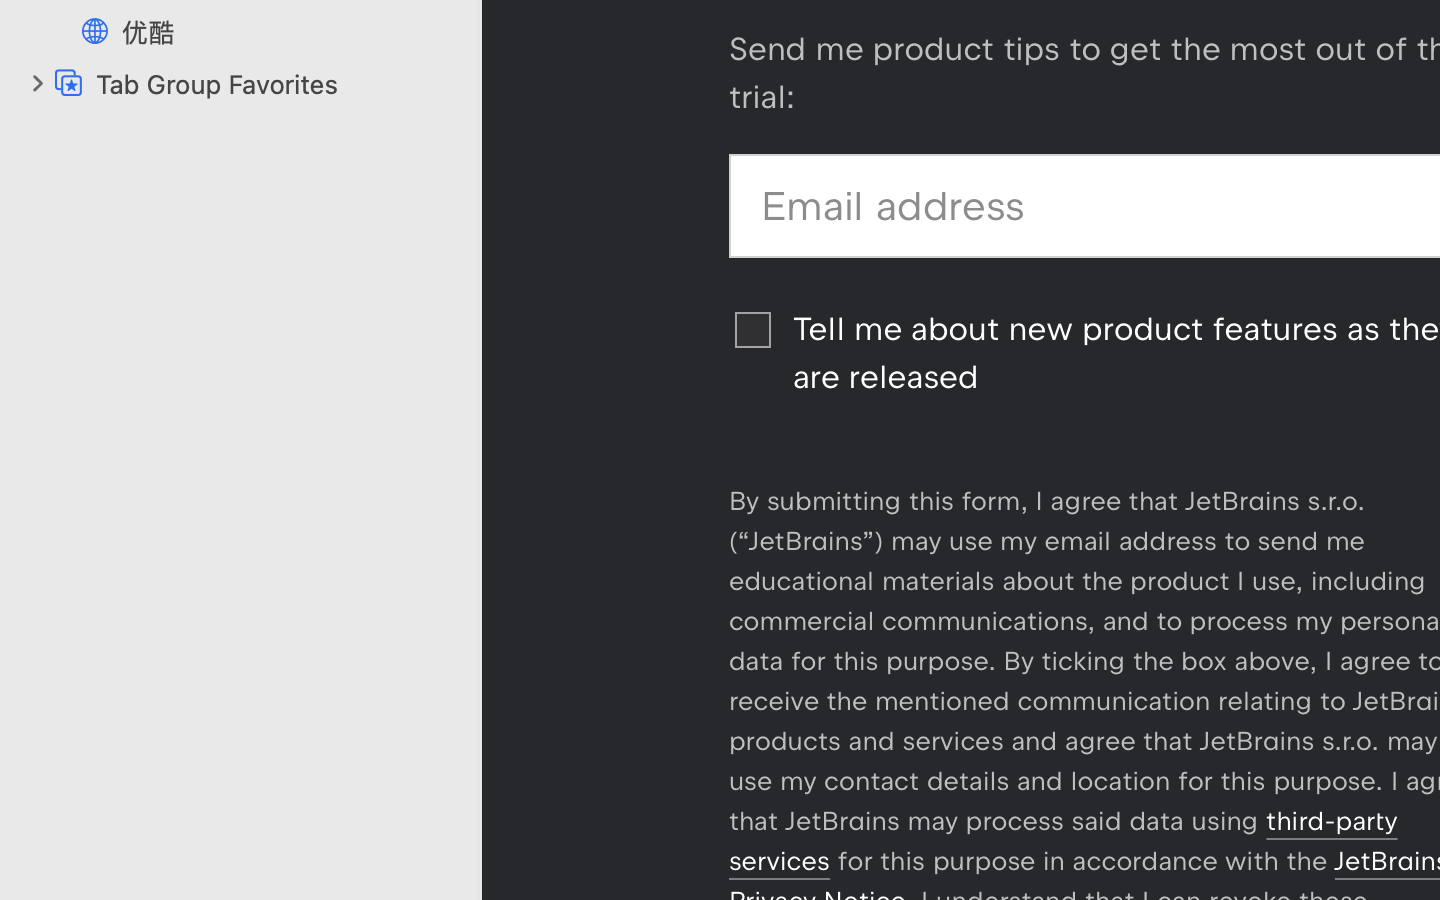 The width and height of the screenshot is (1440, 900). What do you see at coordinates (1063, 840) in the screenshot?
I see `'third-party services'` at bounding box center [1063, 840].